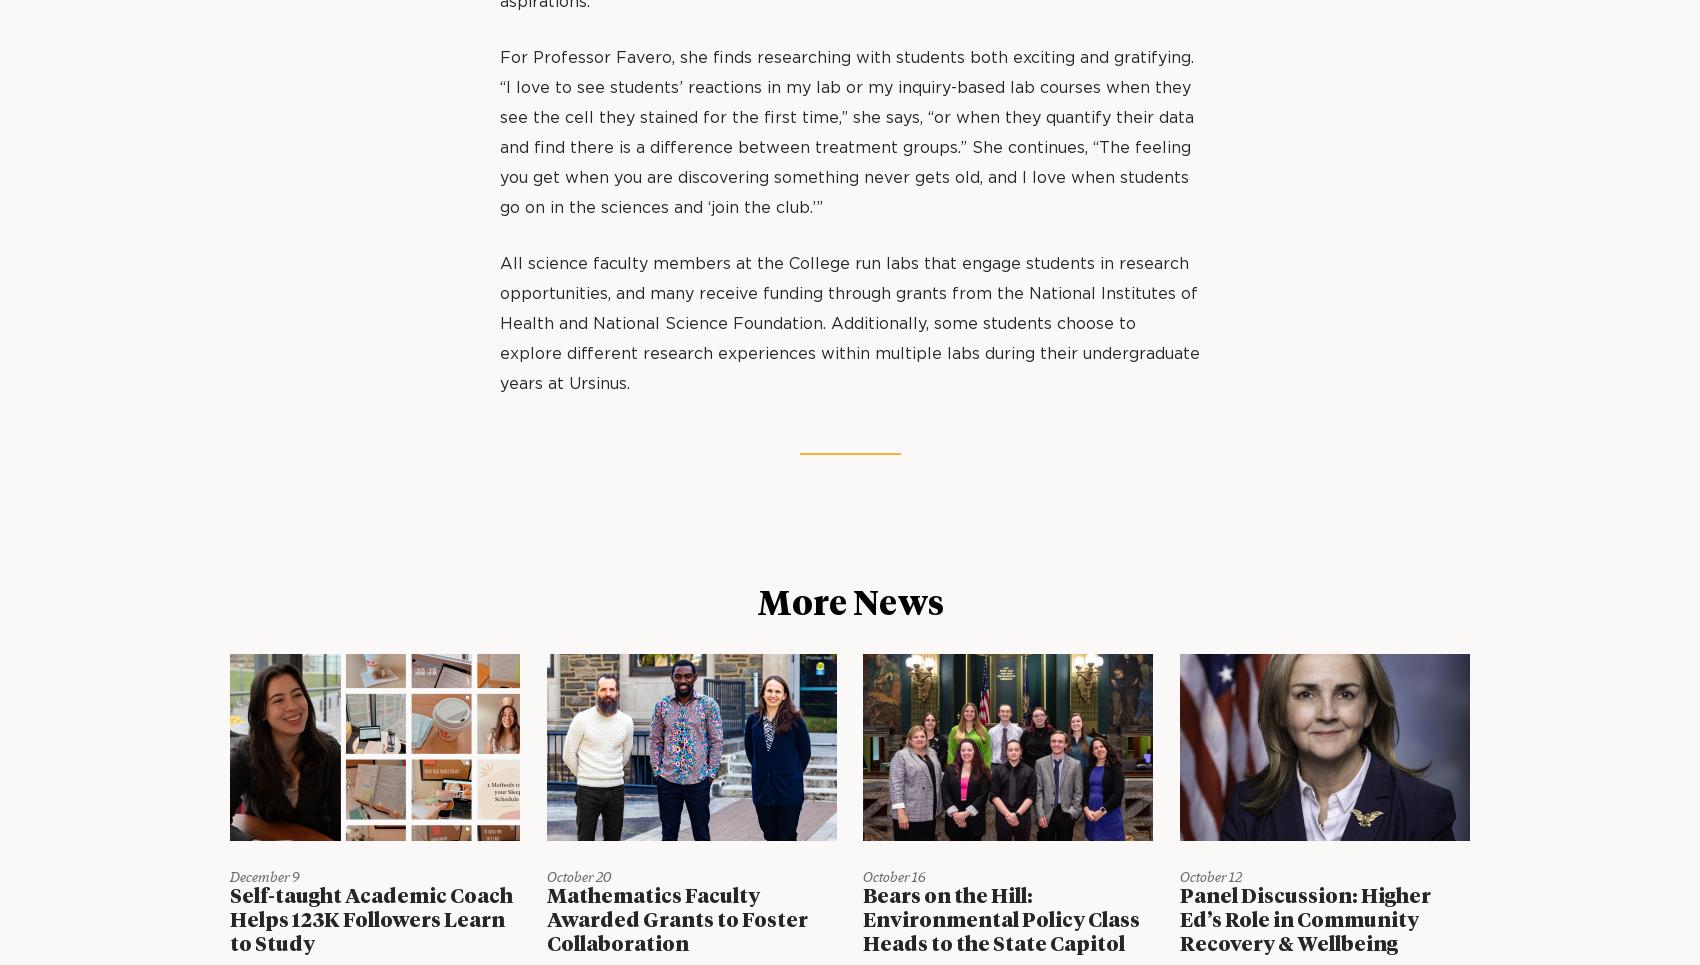 The height and width of the screenshot is (965, 1700). I want to click on 'Bears on the Hill: Environmental Policy Class Heads to the State Capitol', so click(1000, 919).